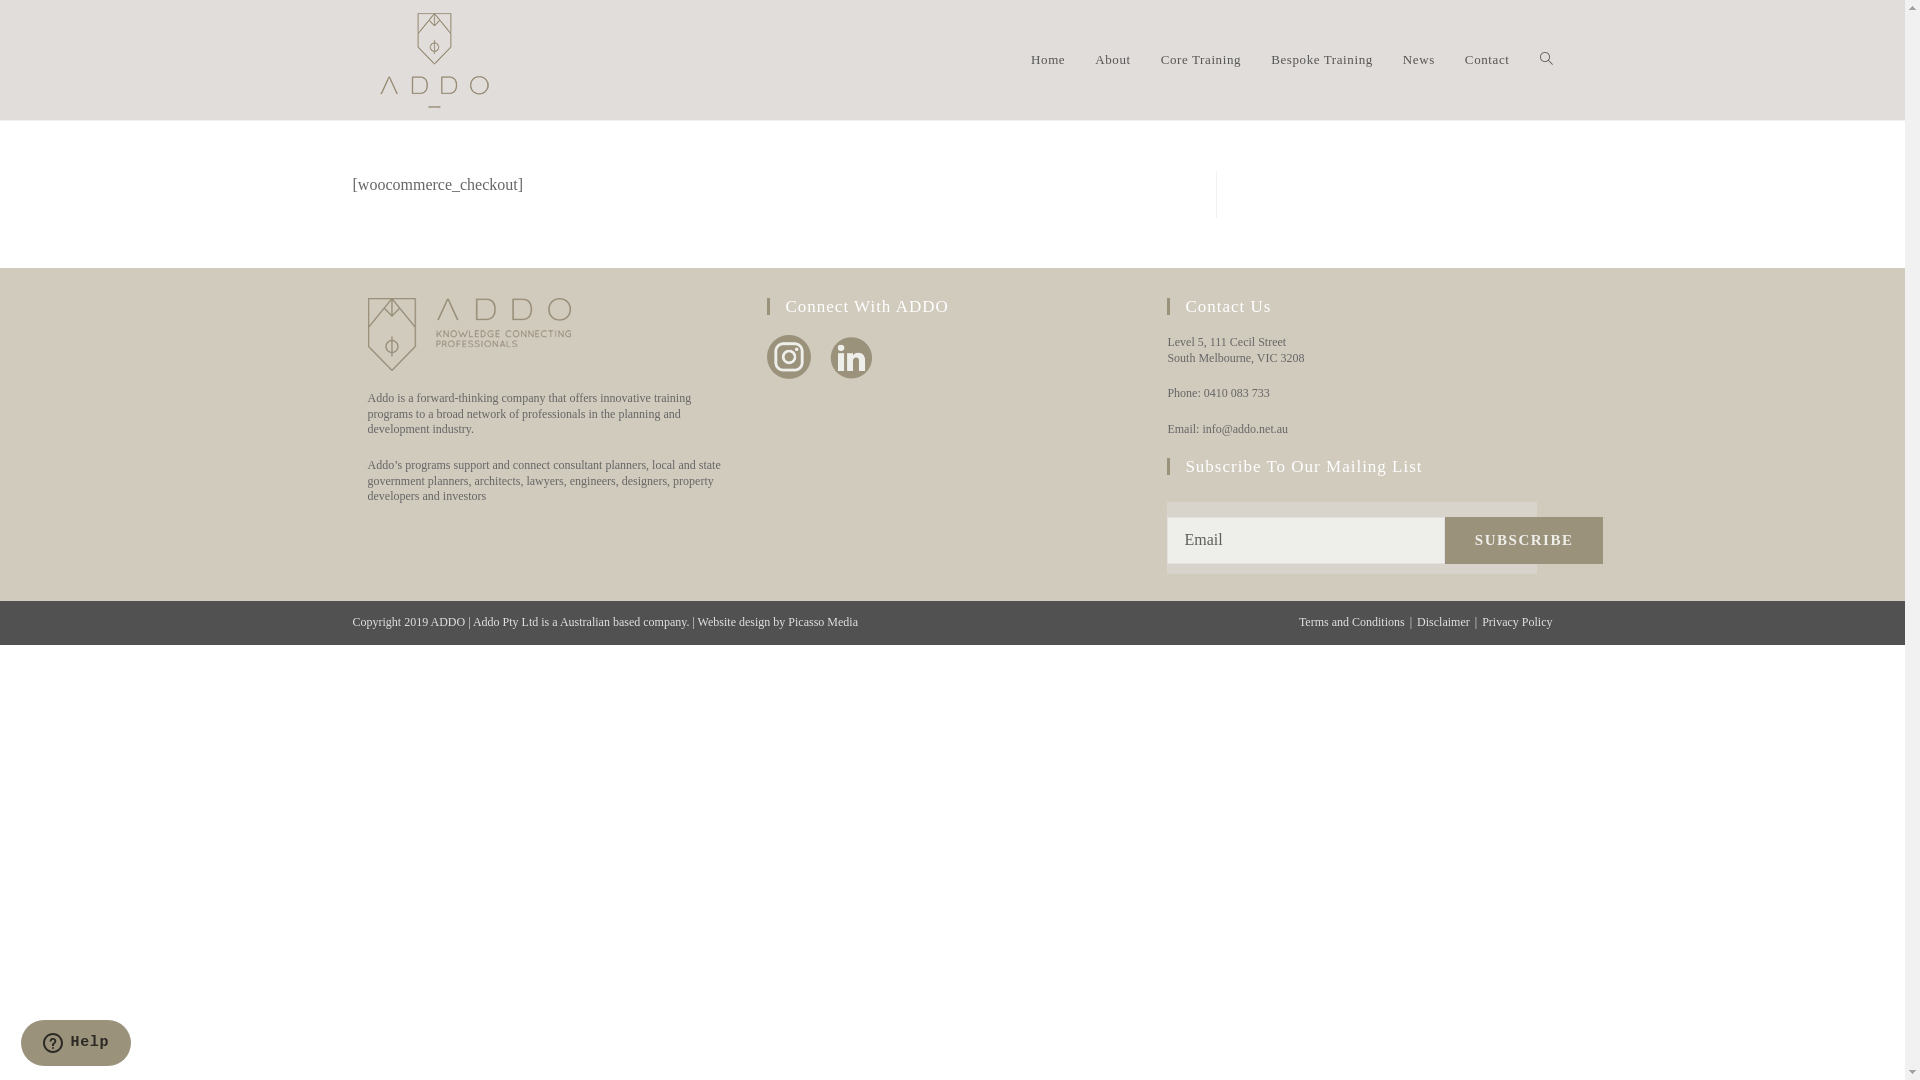  I want to click on 'Opens a widget where you can chat to one of our agents', so click(75, 1044).